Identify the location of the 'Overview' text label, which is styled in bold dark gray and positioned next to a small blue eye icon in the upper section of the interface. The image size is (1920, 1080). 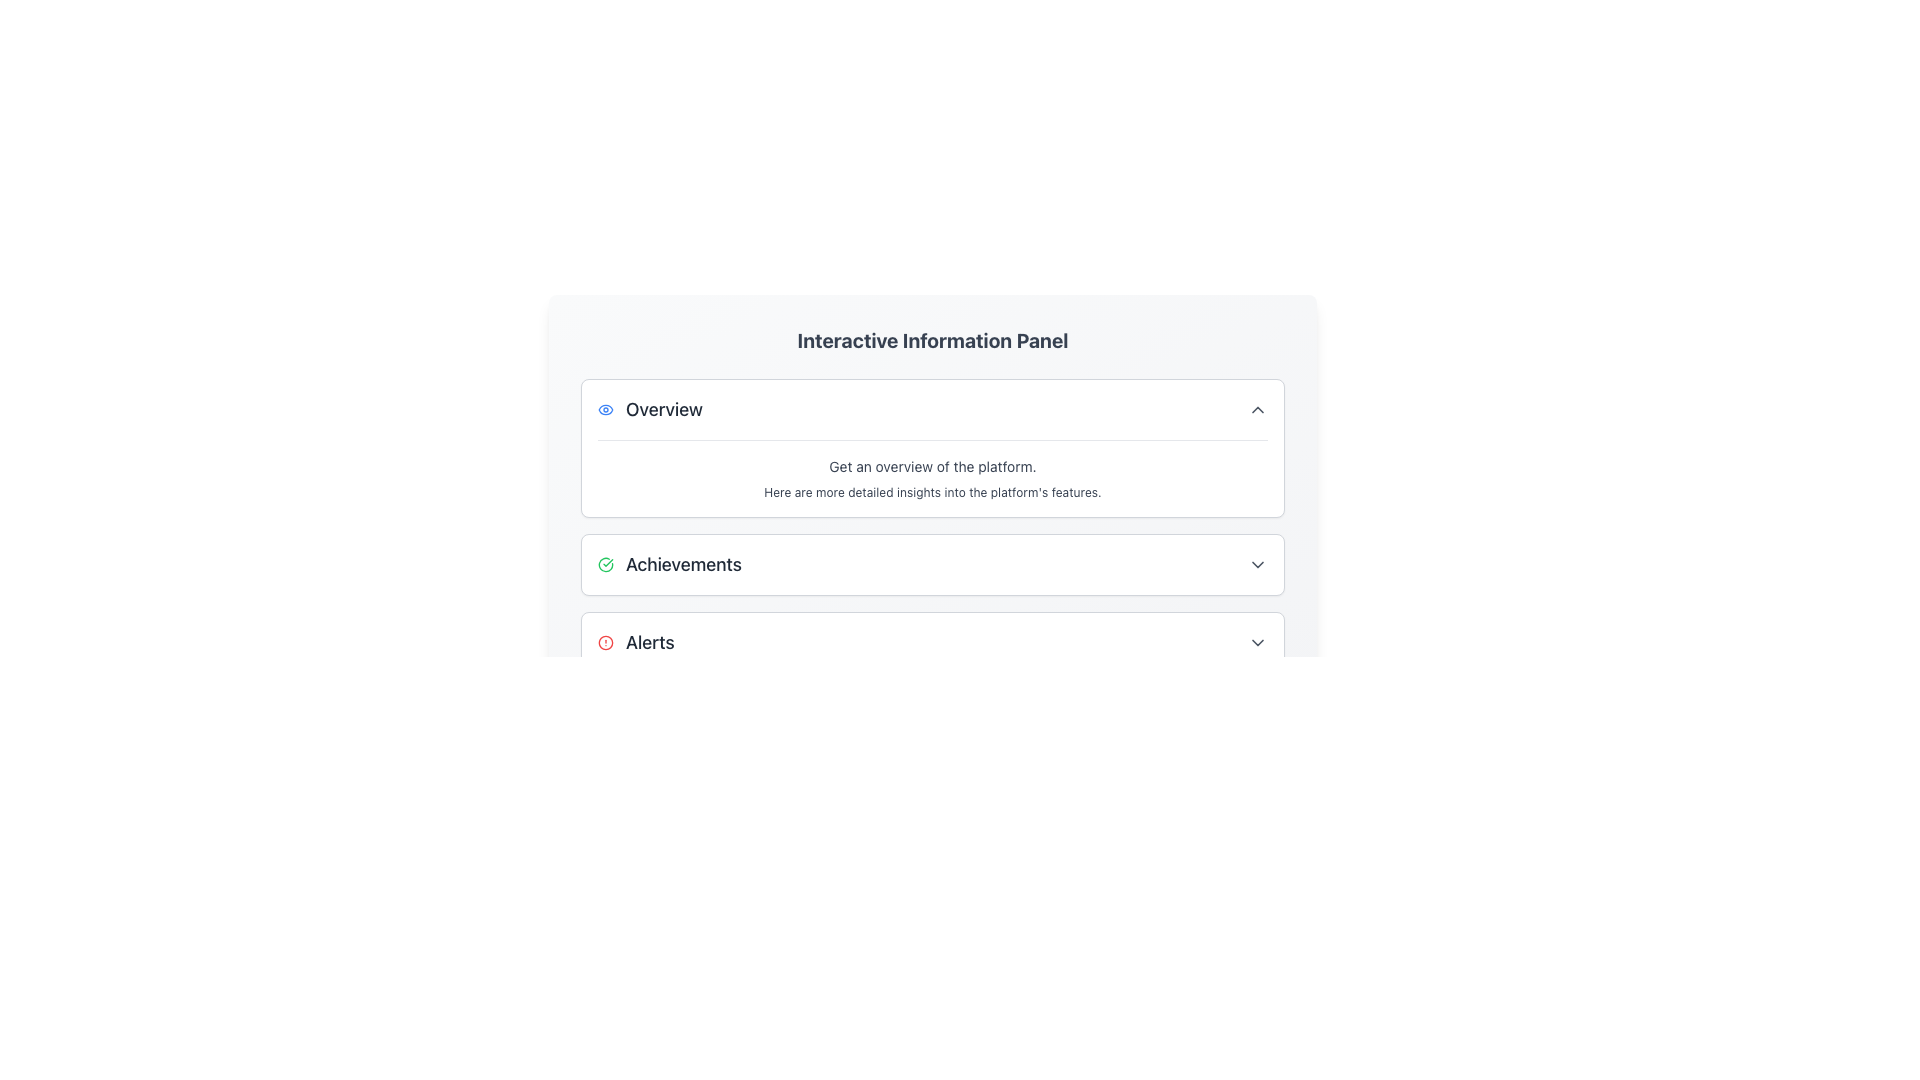
(664, 408).